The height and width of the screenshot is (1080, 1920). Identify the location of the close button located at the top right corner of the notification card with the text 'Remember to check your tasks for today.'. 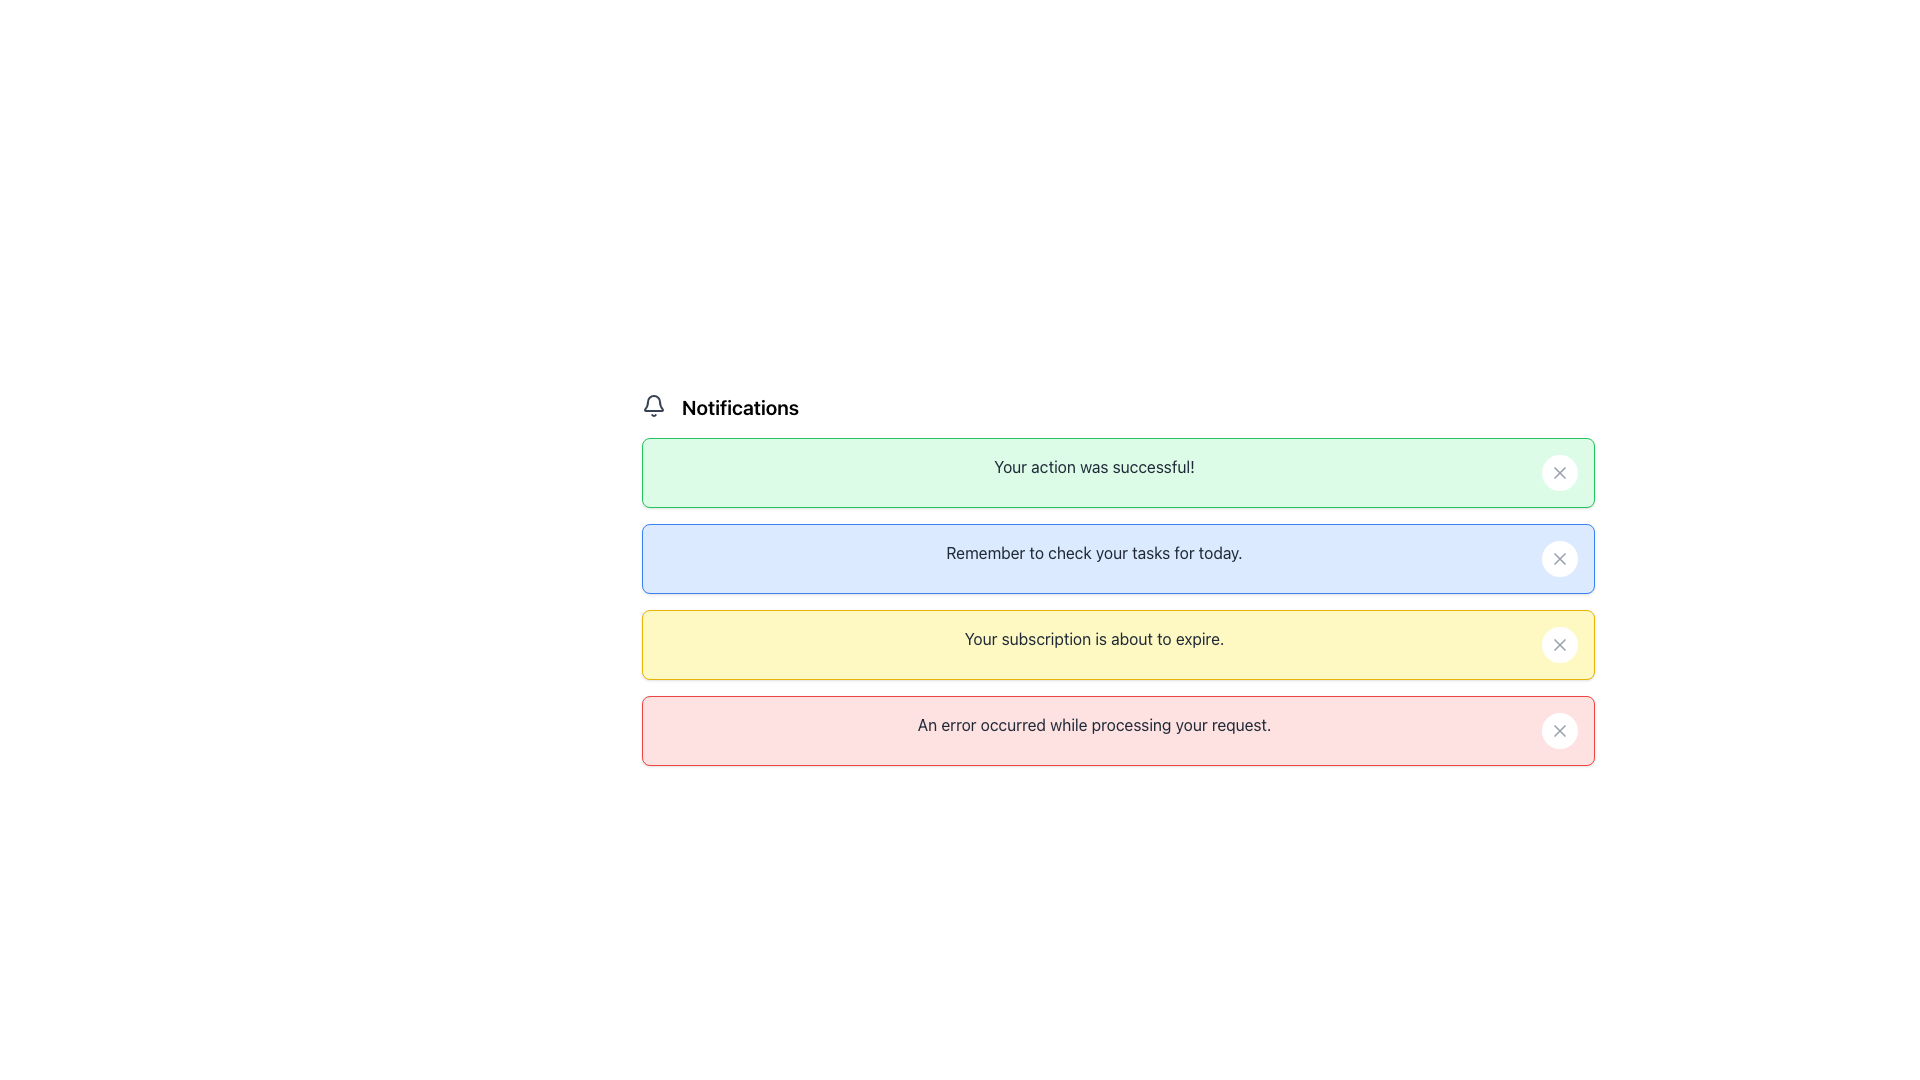
(1559, 559).